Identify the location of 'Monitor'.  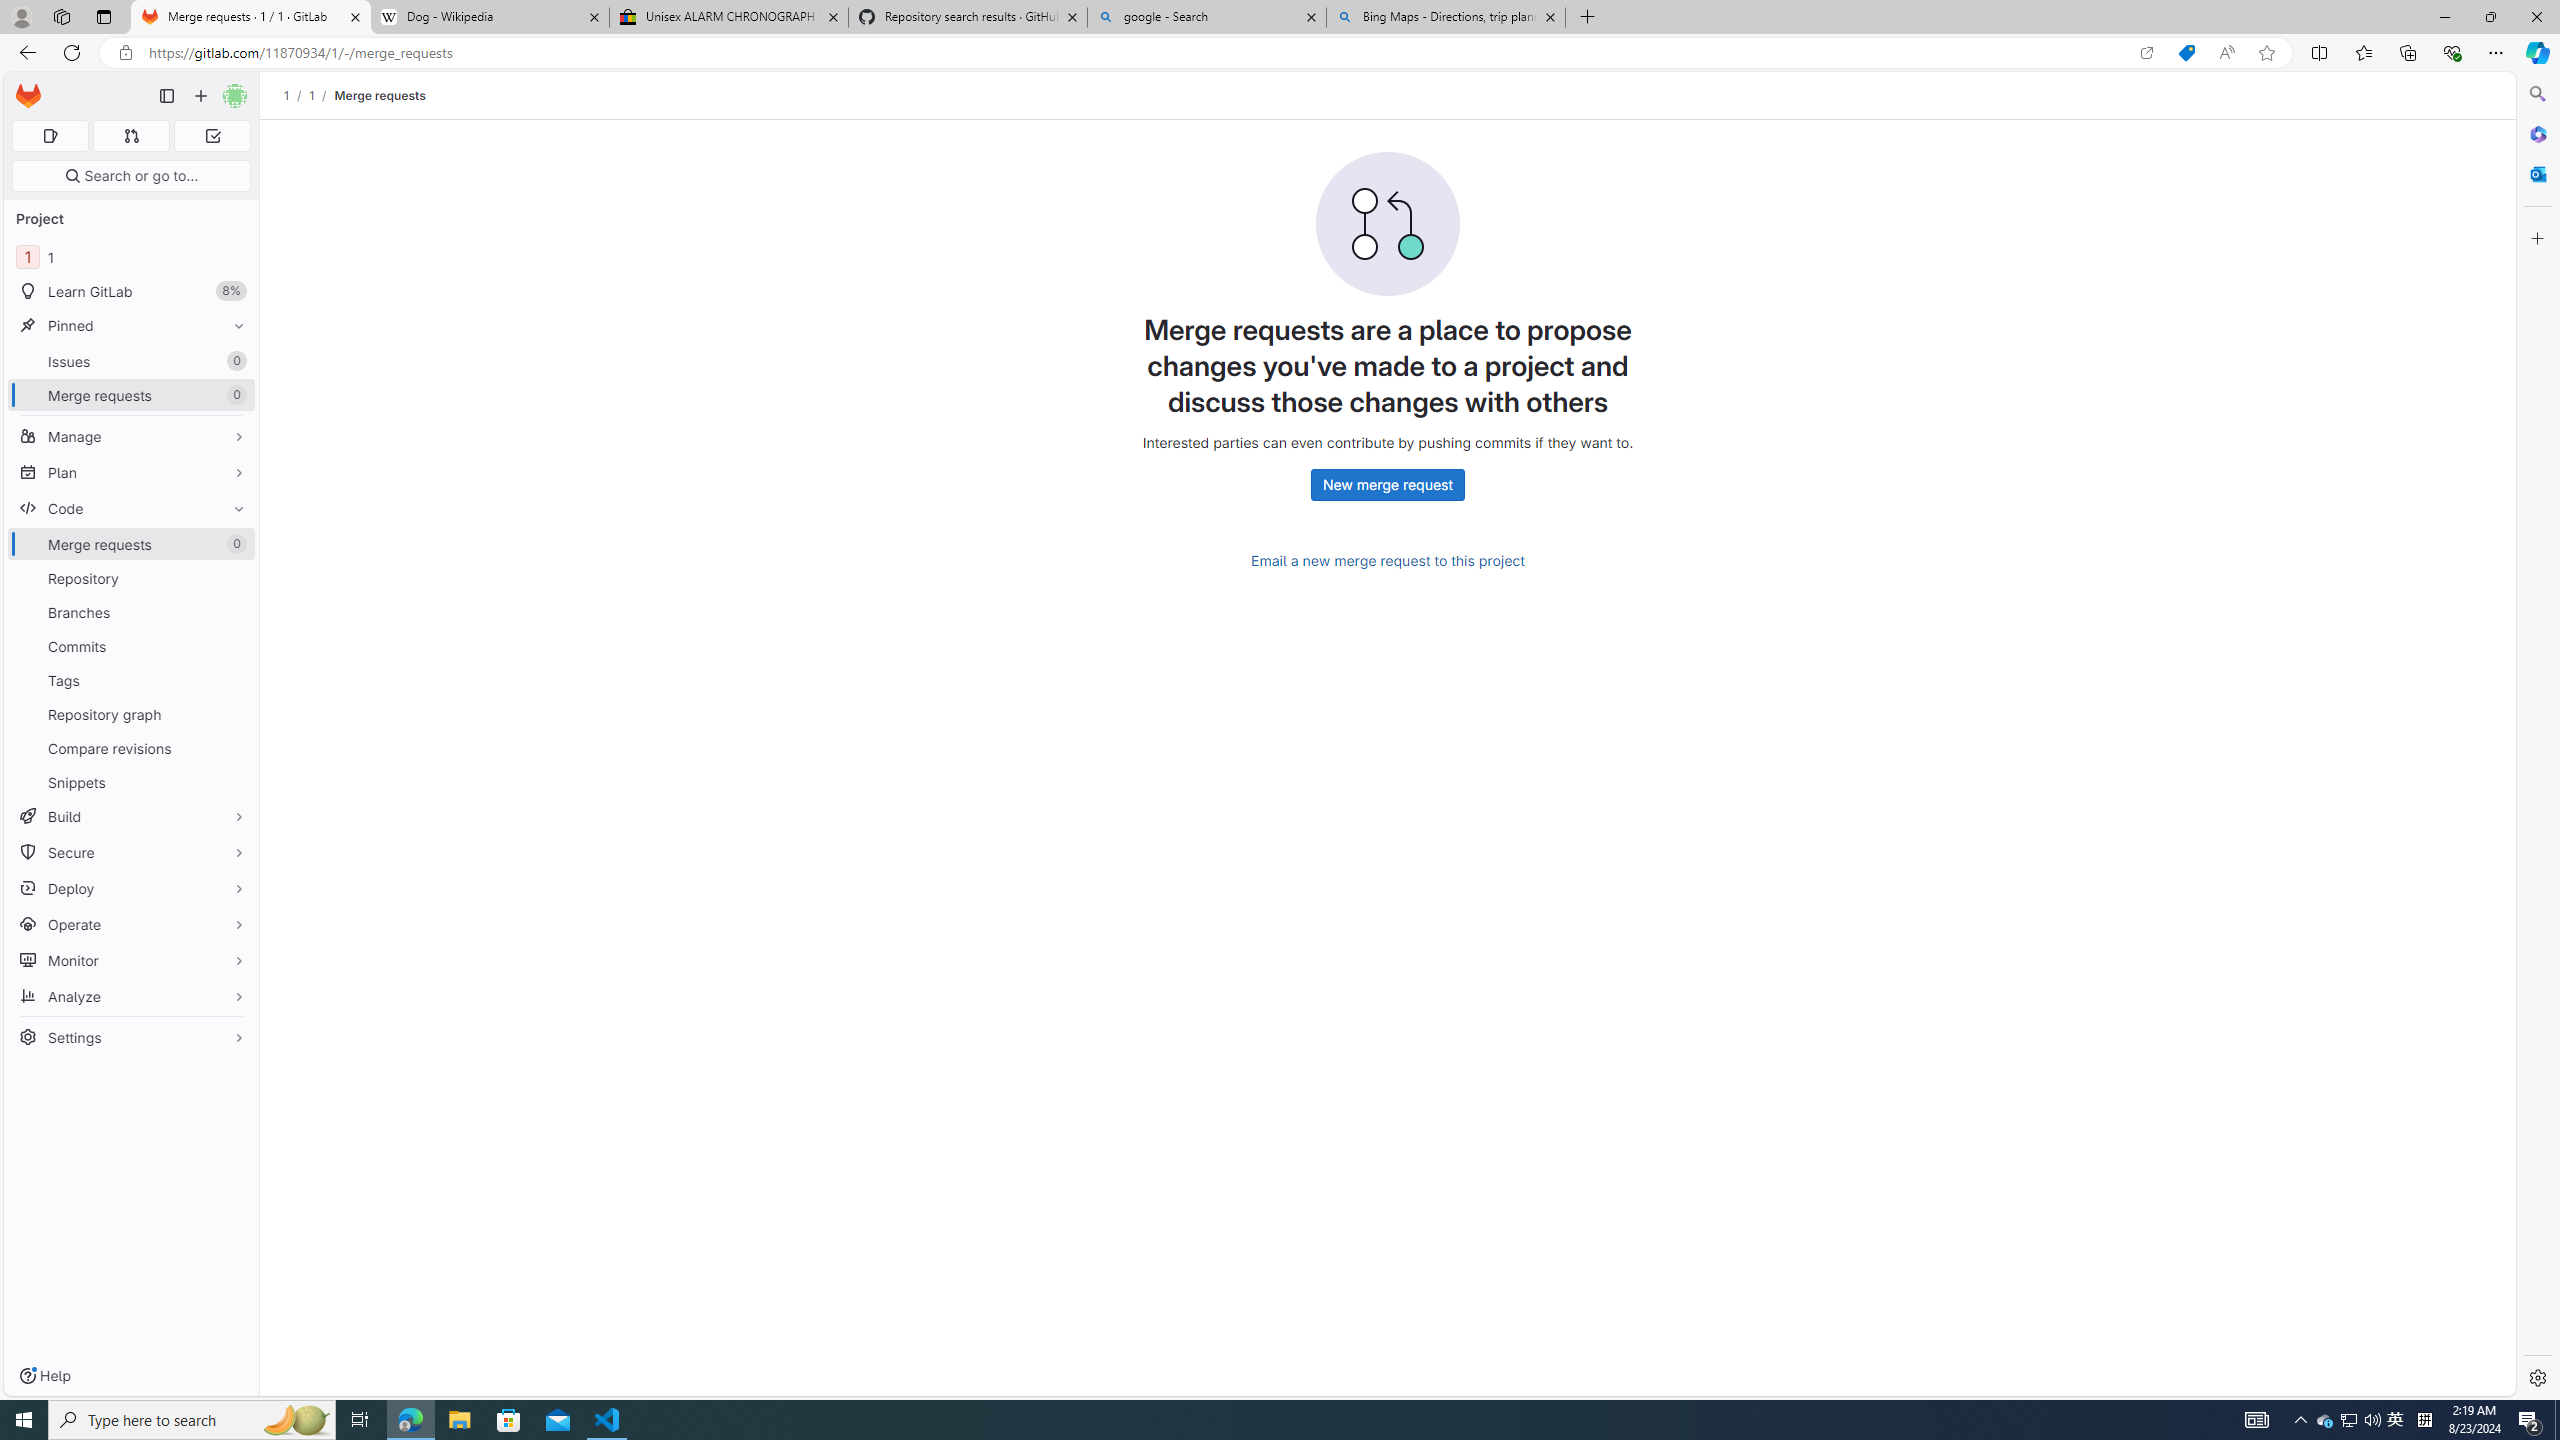
(130, 960).